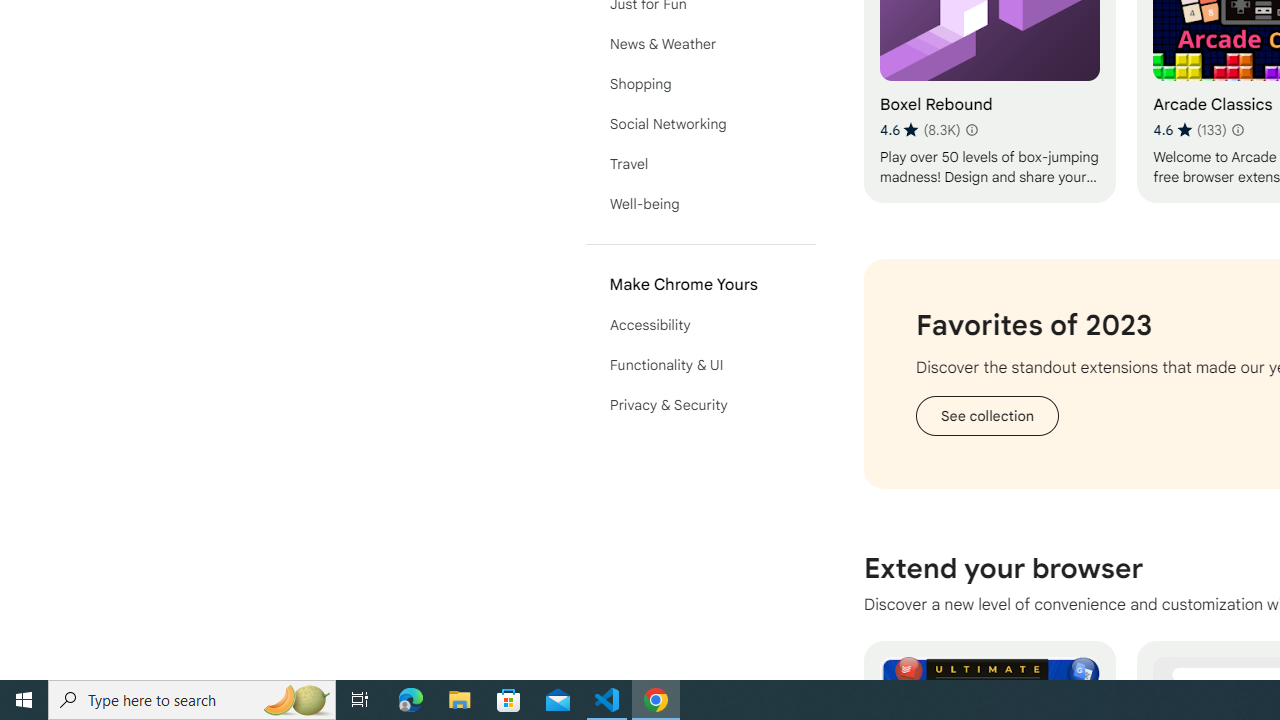 The width and height of the screenshot is (1280, 720). Describe the element at coordinates (1189, 129) in the screenshot. I see `'Average rating 4.6 out of 5 stars. 133 ratings.'` at that location.